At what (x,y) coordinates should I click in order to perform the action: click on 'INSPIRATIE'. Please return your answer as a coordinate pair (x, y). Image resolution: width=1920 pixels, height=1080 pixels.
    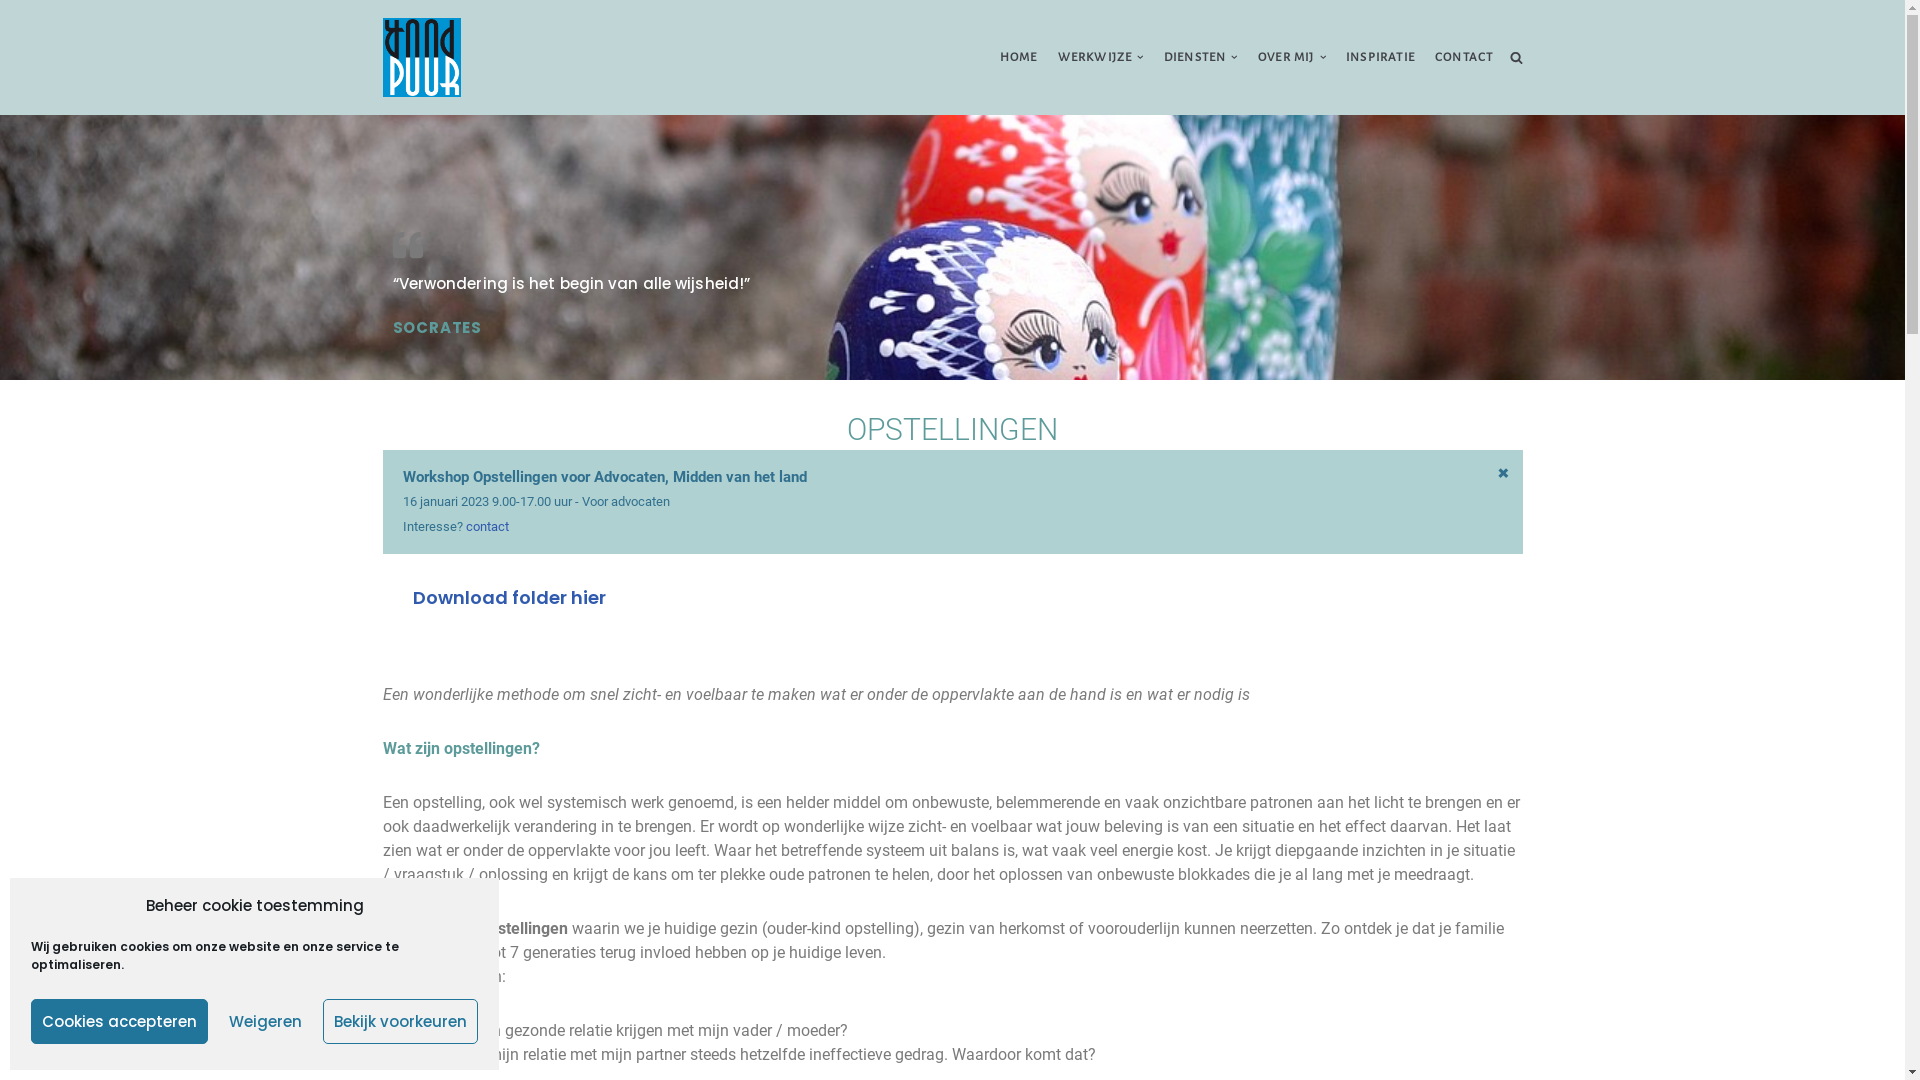
    Looking at the image, I should click on (1379, 56).